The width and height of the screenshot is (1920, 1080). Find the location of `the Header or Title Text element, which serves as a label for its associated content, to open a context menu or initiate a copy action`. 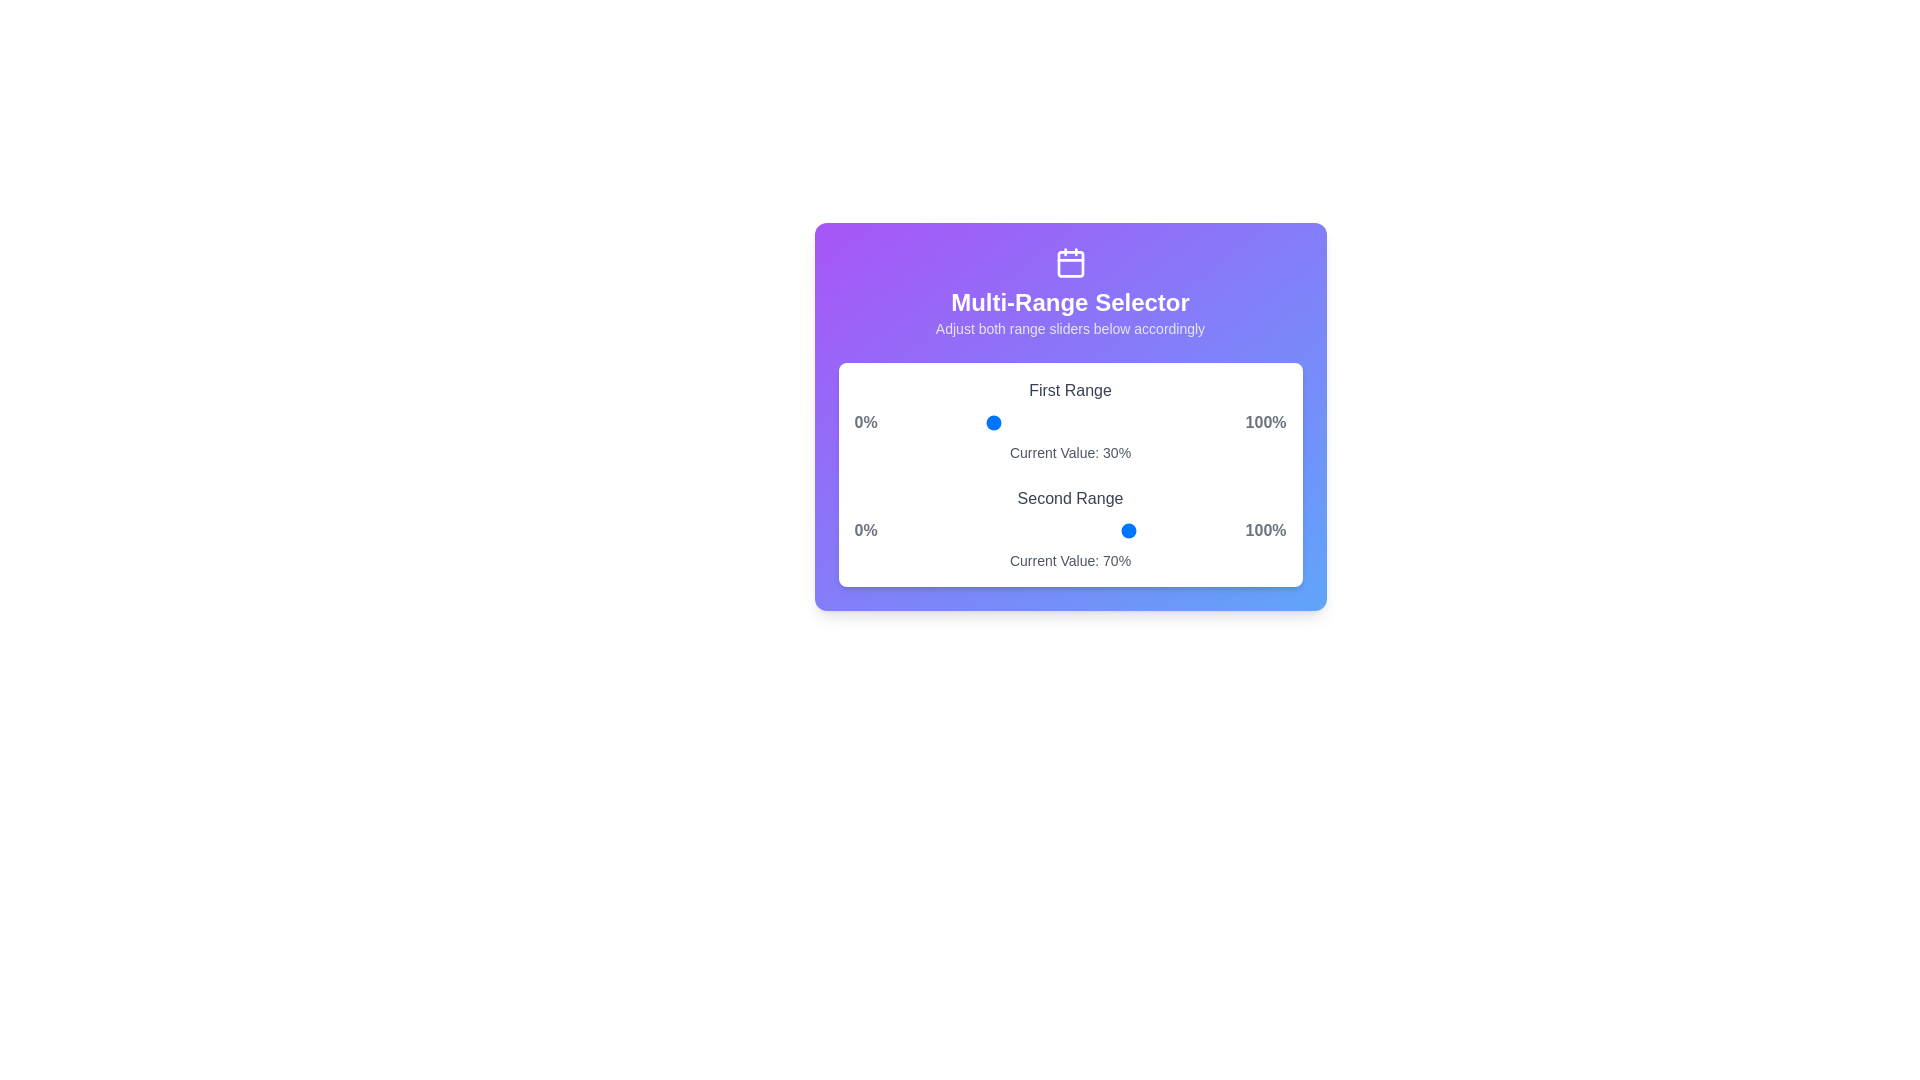

the Header or Title Text element, which serves as a label for its associated content, to open a context menu or initiate a copy action is located at coordinates (1069, 303).